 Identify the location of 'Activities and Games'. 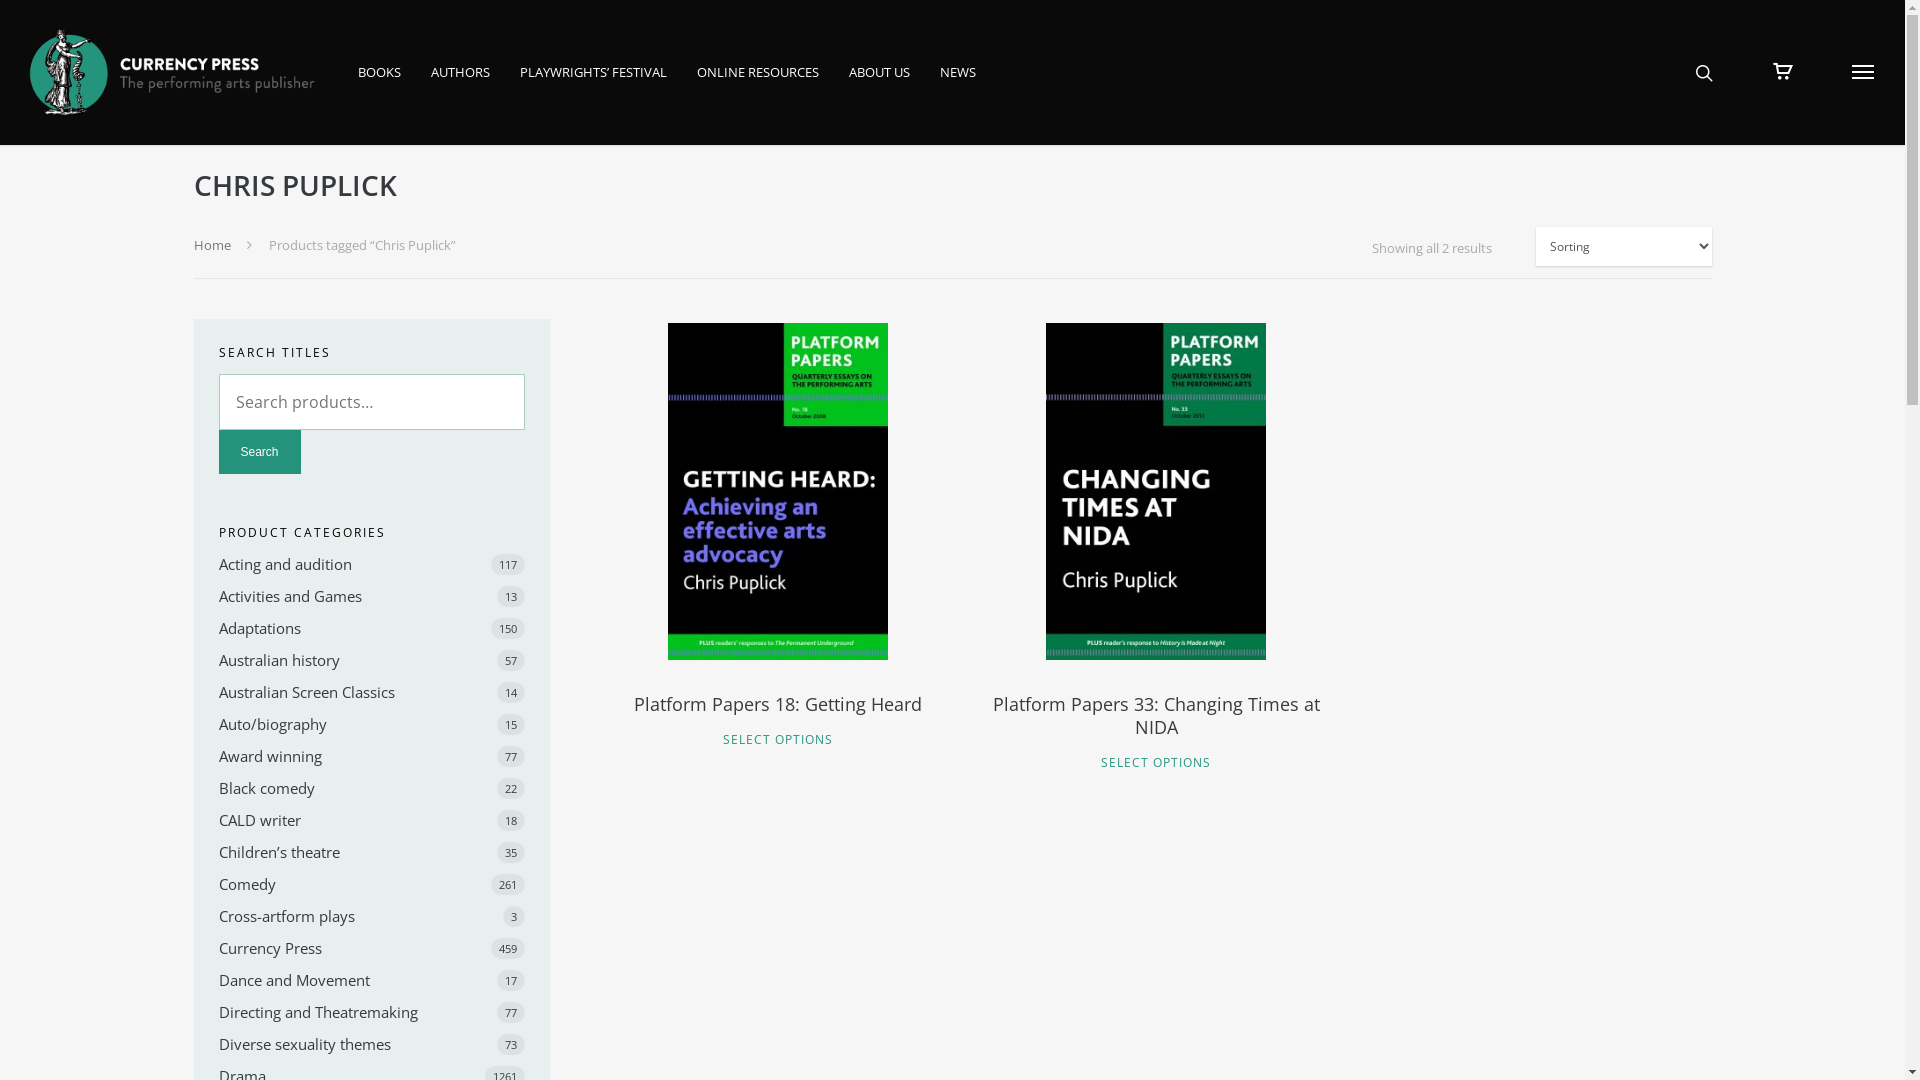
(217, 595).